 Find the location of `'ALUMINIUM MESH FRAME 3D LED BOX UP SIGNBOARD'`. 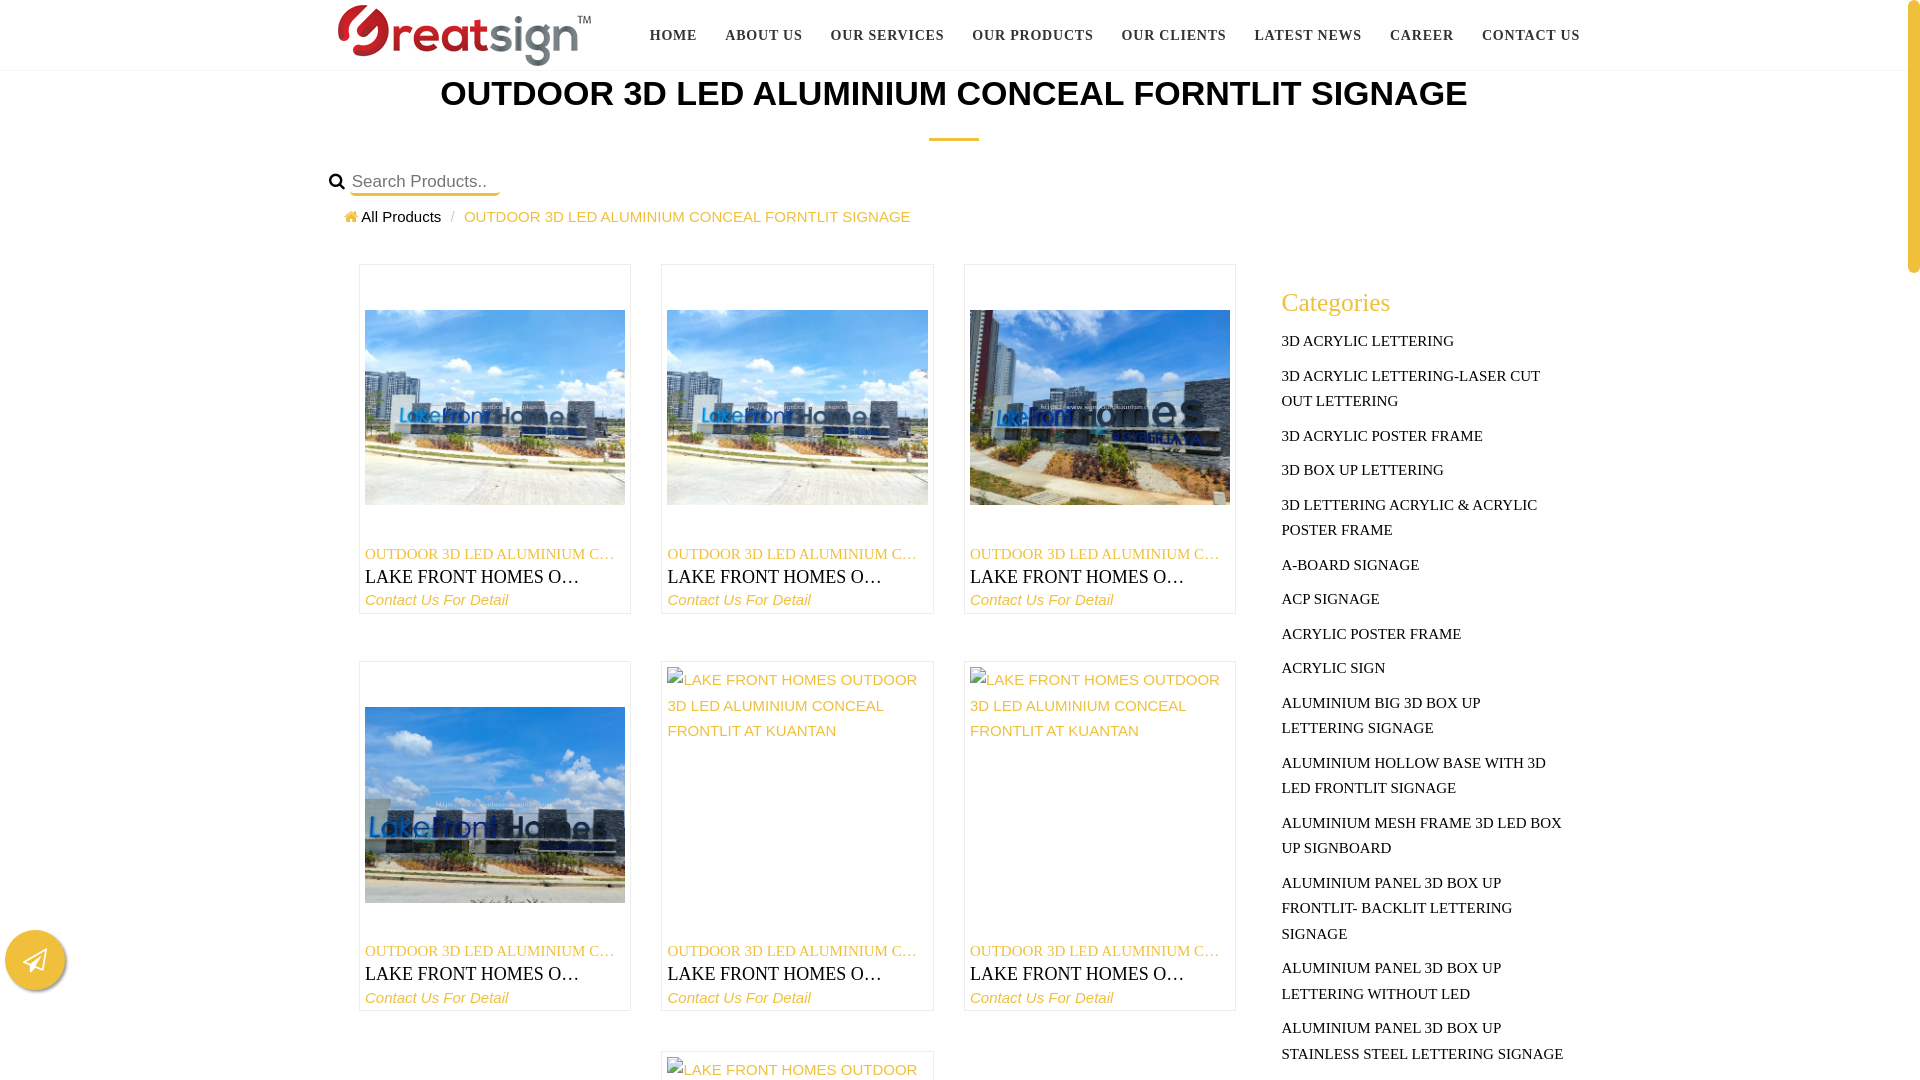

'ALUMINIUM MESH FRAME 3D LED BOX UP SIGNBOARD' is located at coordinates (1422, 836).